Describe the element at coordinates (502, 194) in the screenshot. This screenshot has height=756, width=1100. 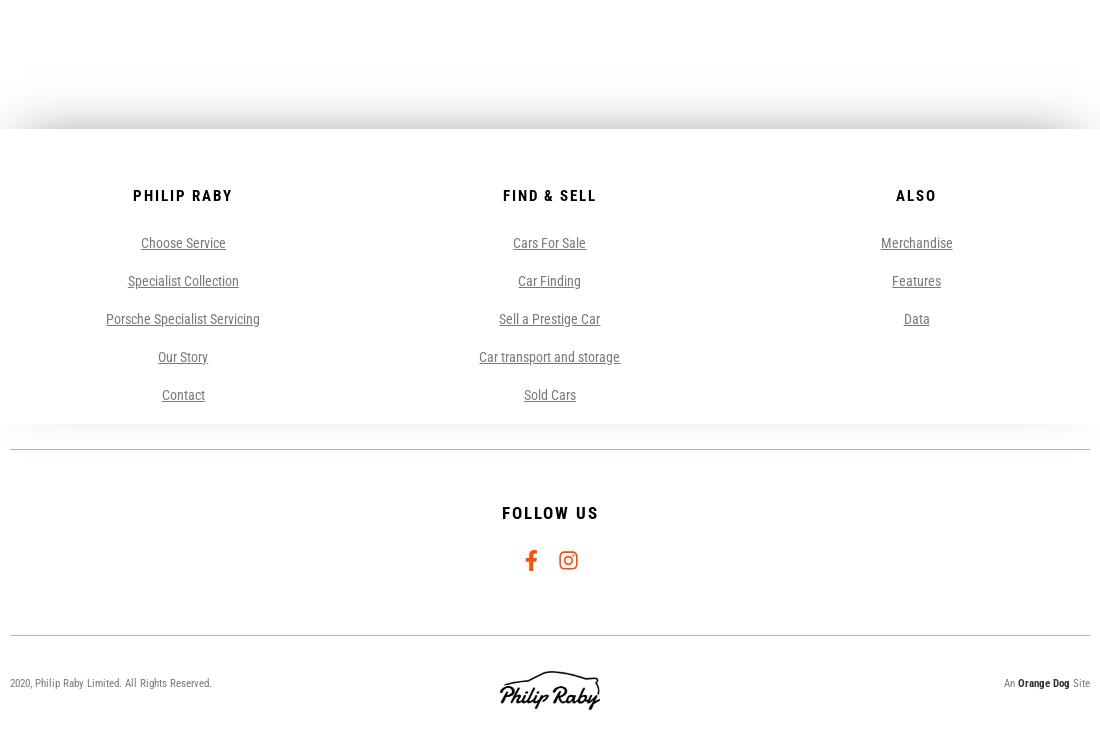
I see `'Find & Sell'` at that location.